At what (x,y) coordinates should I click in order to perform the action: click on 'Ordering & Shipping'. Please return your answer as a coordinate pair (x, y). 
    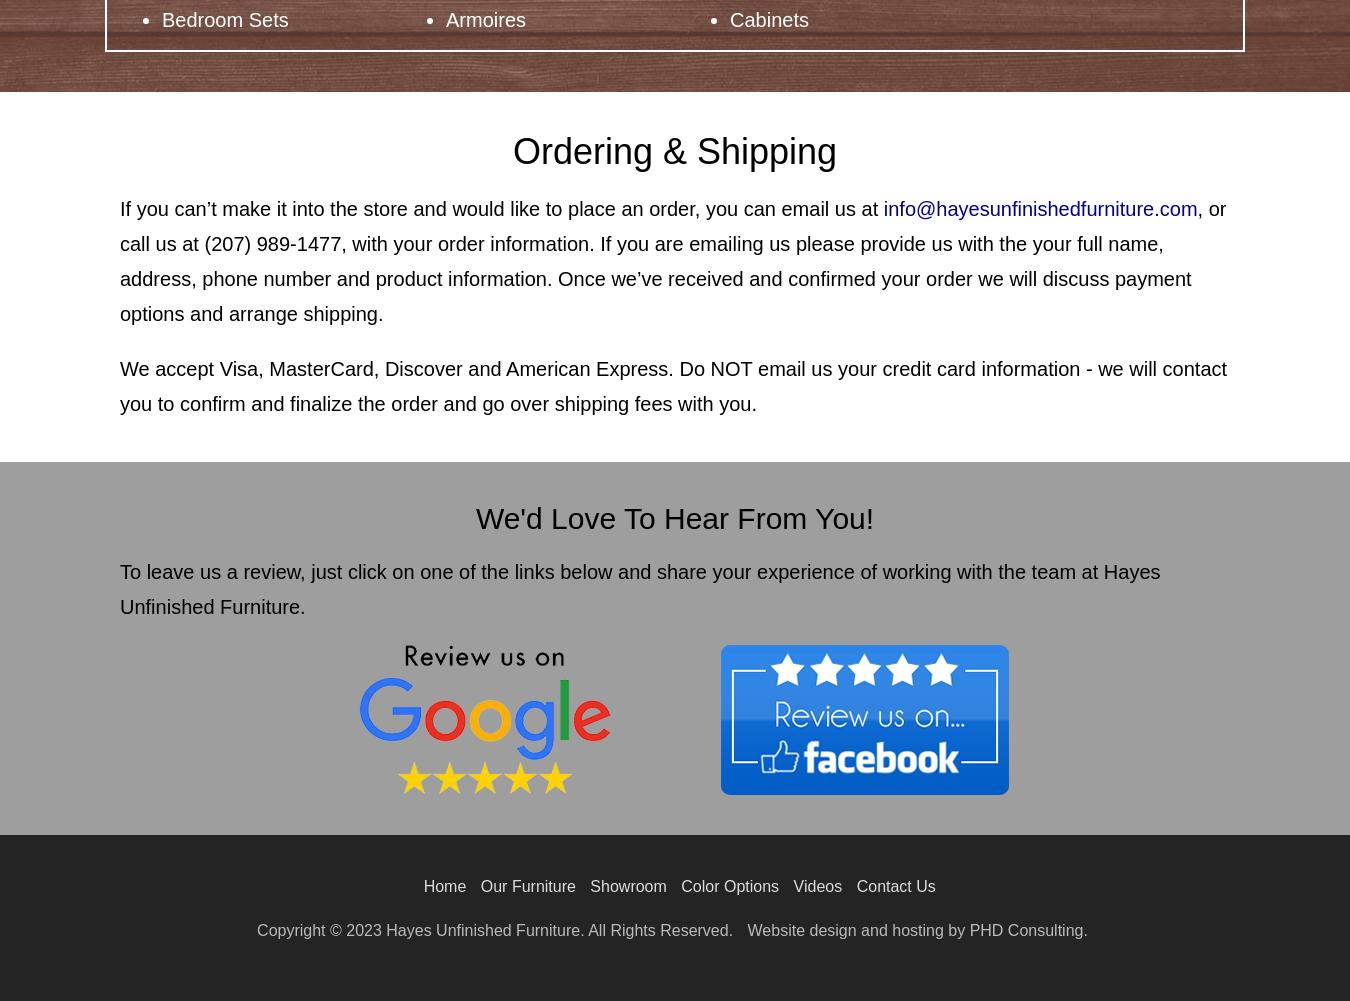
    Looking at the image, I should click on (511, 151).